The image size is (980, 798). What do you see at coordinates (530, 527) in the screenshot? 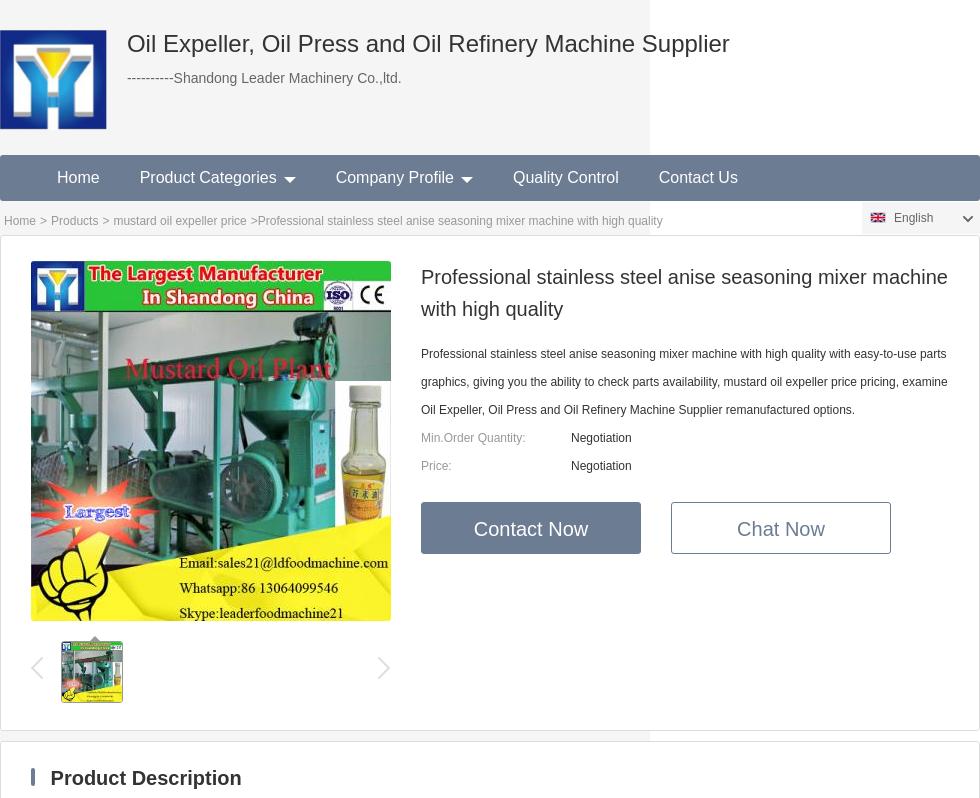
I see `'Contact Now'` at bounding box center [530, 527].